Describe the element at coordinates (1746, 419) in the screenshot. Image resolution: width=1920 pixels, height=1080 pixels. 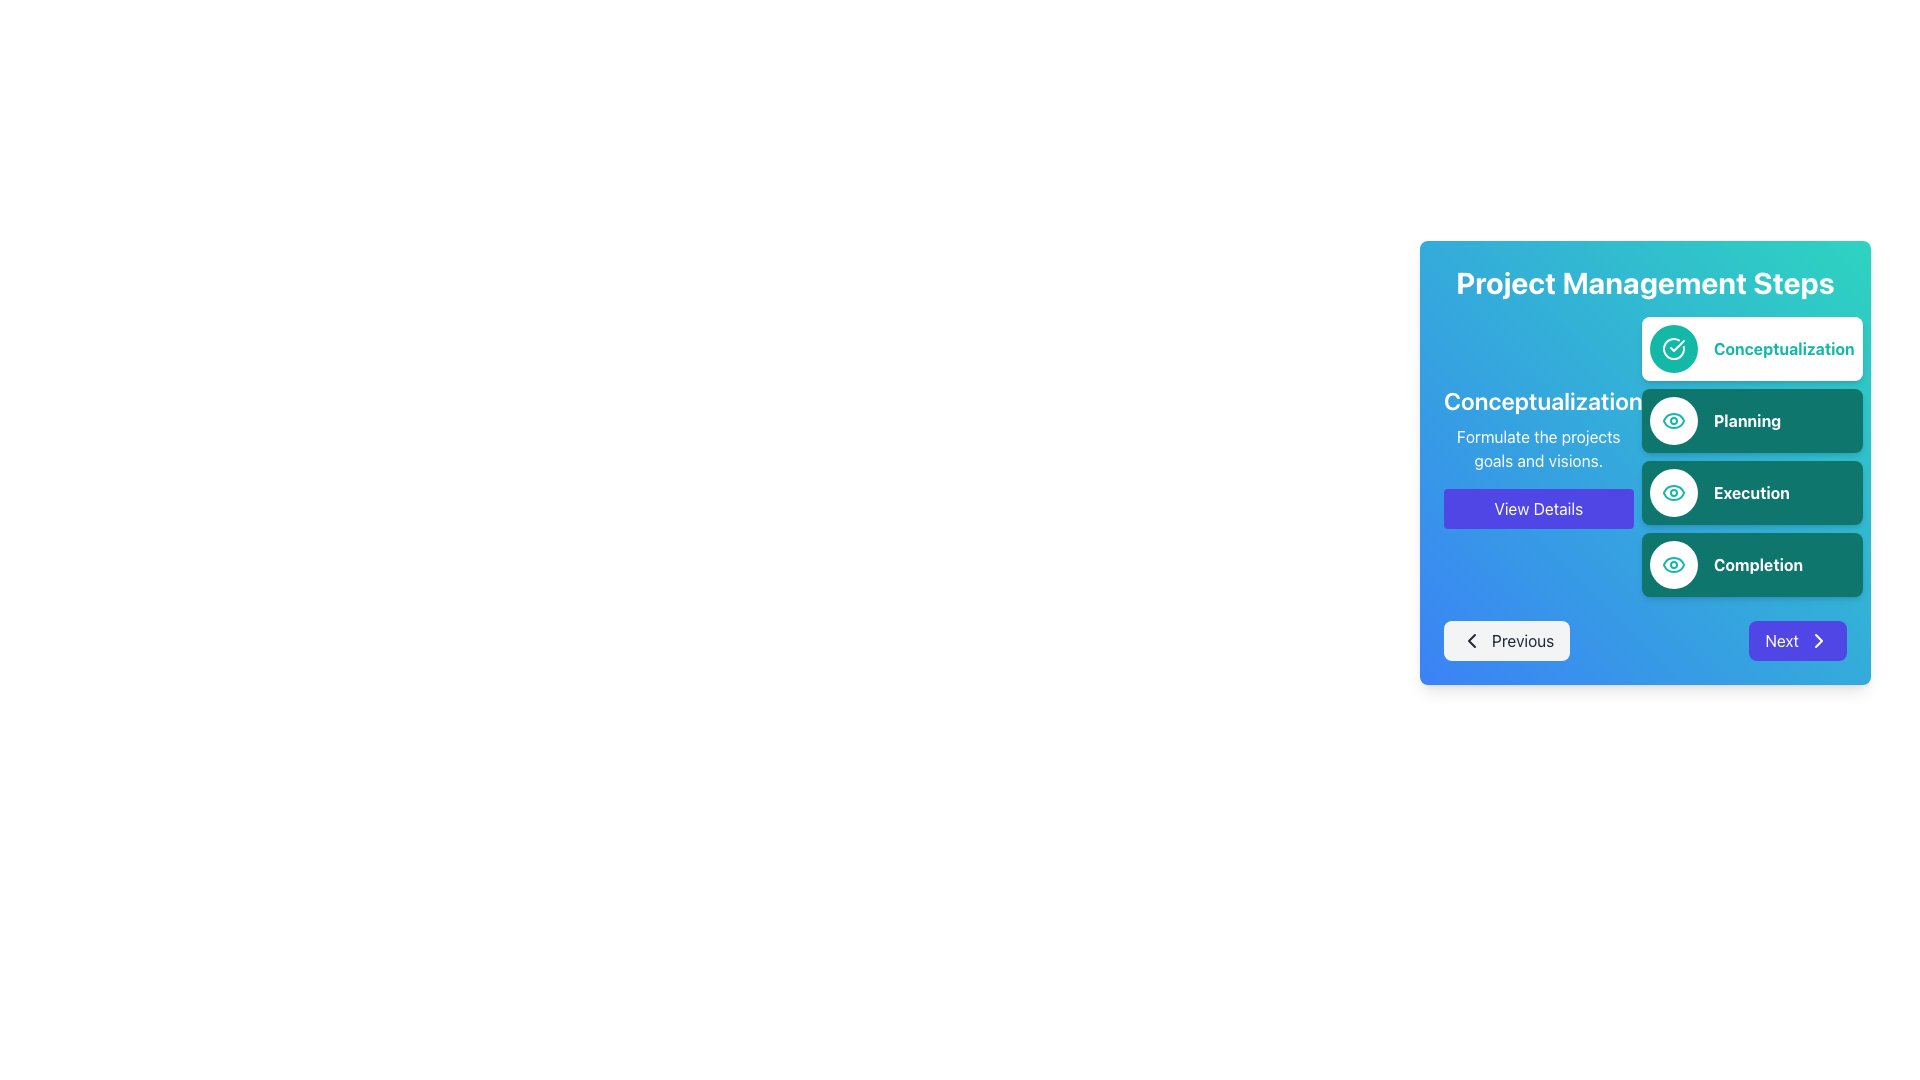
I see `the 'Planning' text label element, which is styled in bold and positioned on a teal background inside the second card of a vertical stack of four cards` at that location.